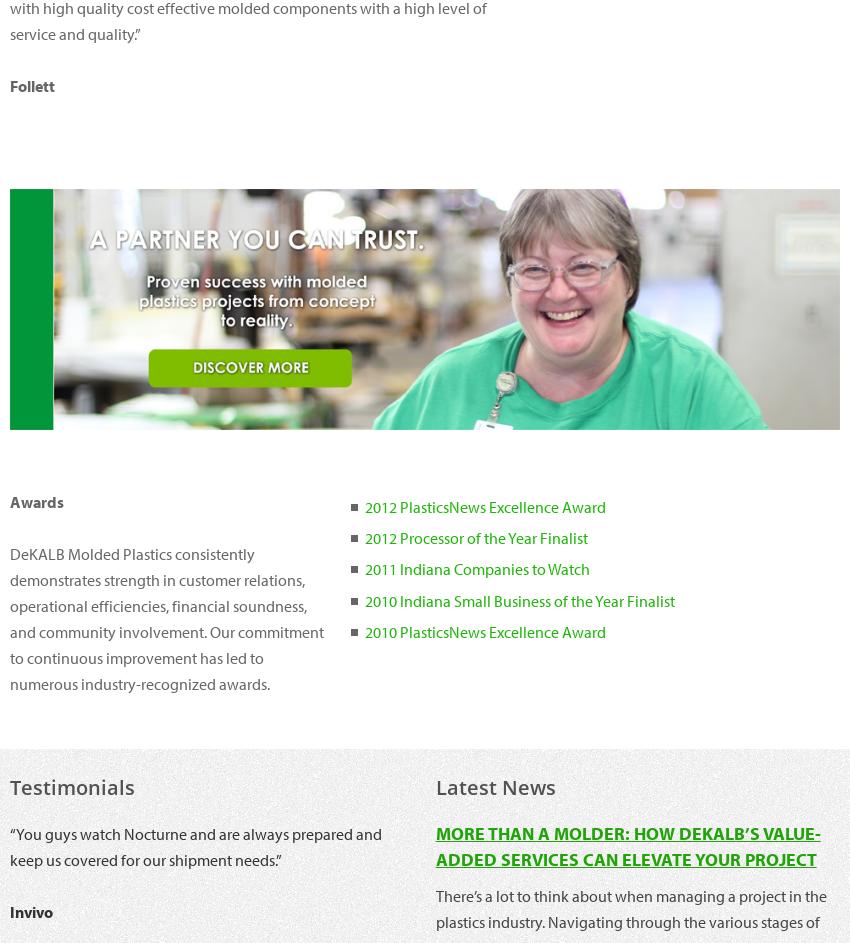  What do you see at coordinates (495, 786) in the screenshot?
I see `'Latest News'` at bounding box center [495, 786].